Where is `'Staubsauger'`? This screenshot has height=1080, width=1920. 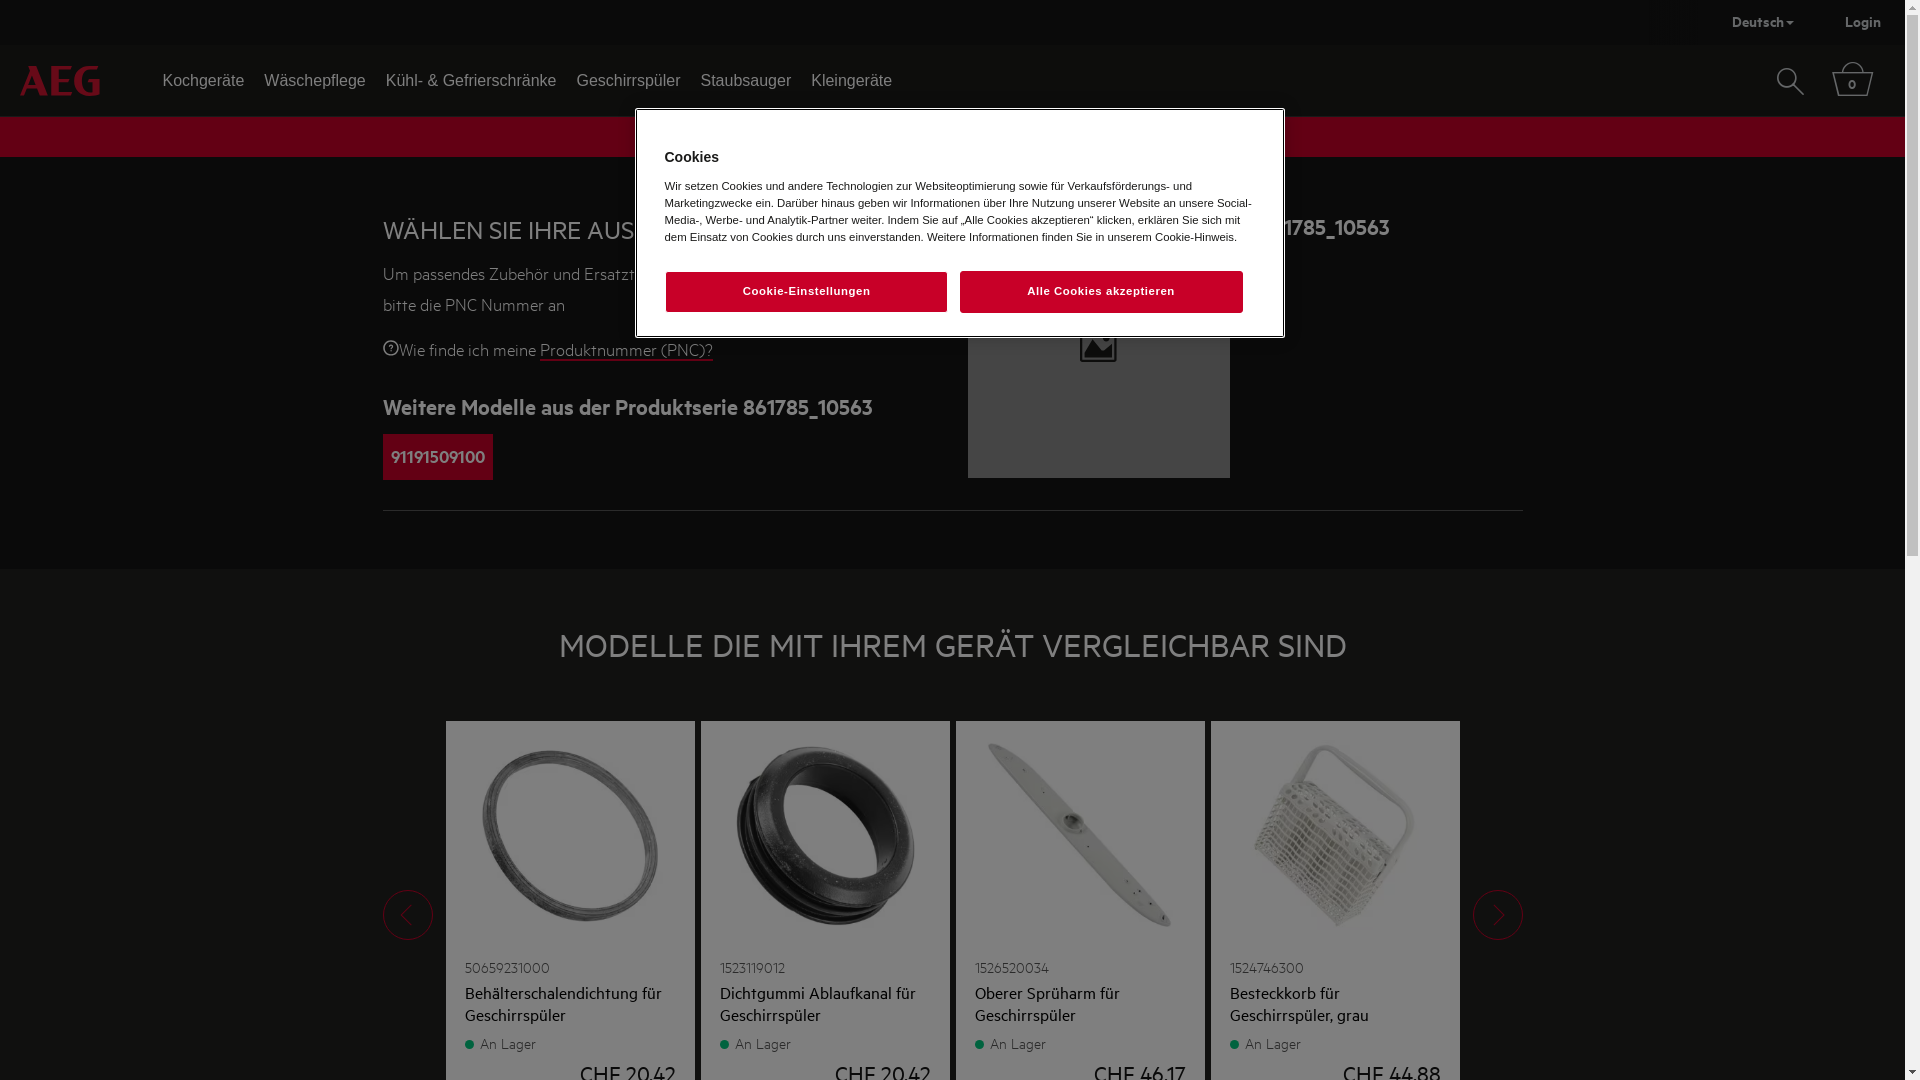
'Staubsauger' is located at coordinates (690, 80).